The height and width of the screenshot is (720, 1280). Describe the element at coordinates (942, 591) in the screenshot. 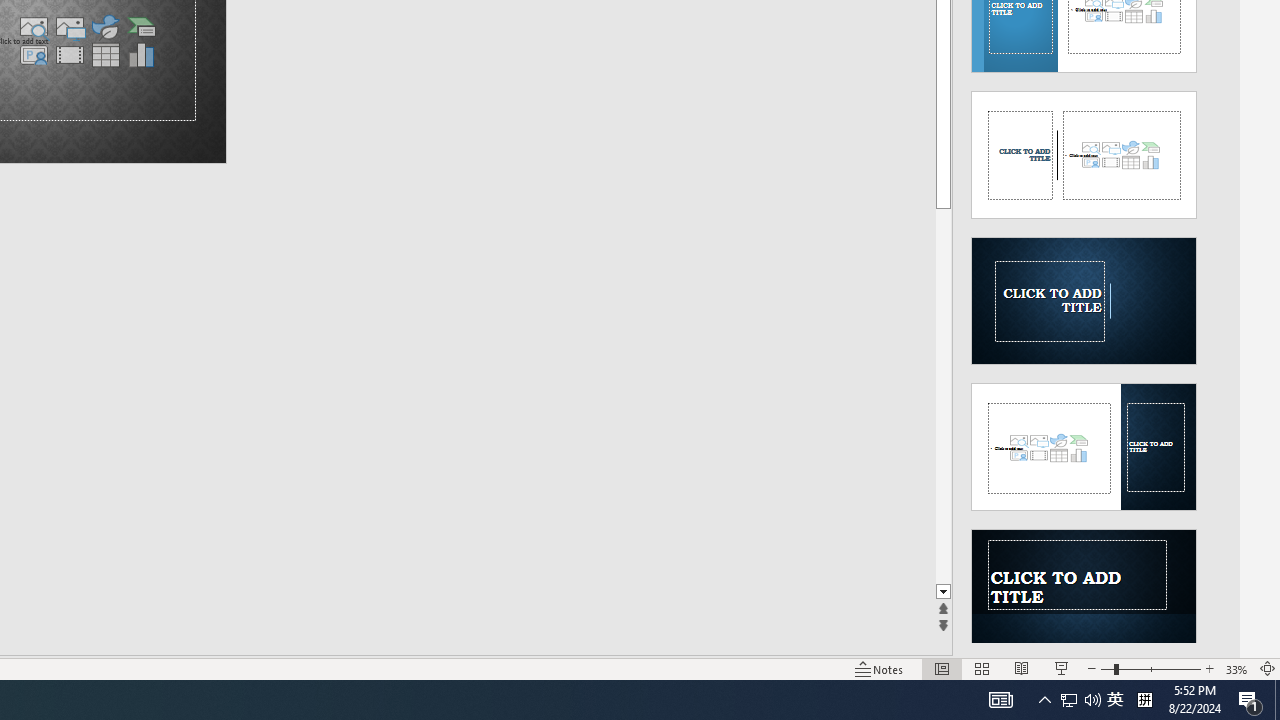

I see `'Line down'` at that location.